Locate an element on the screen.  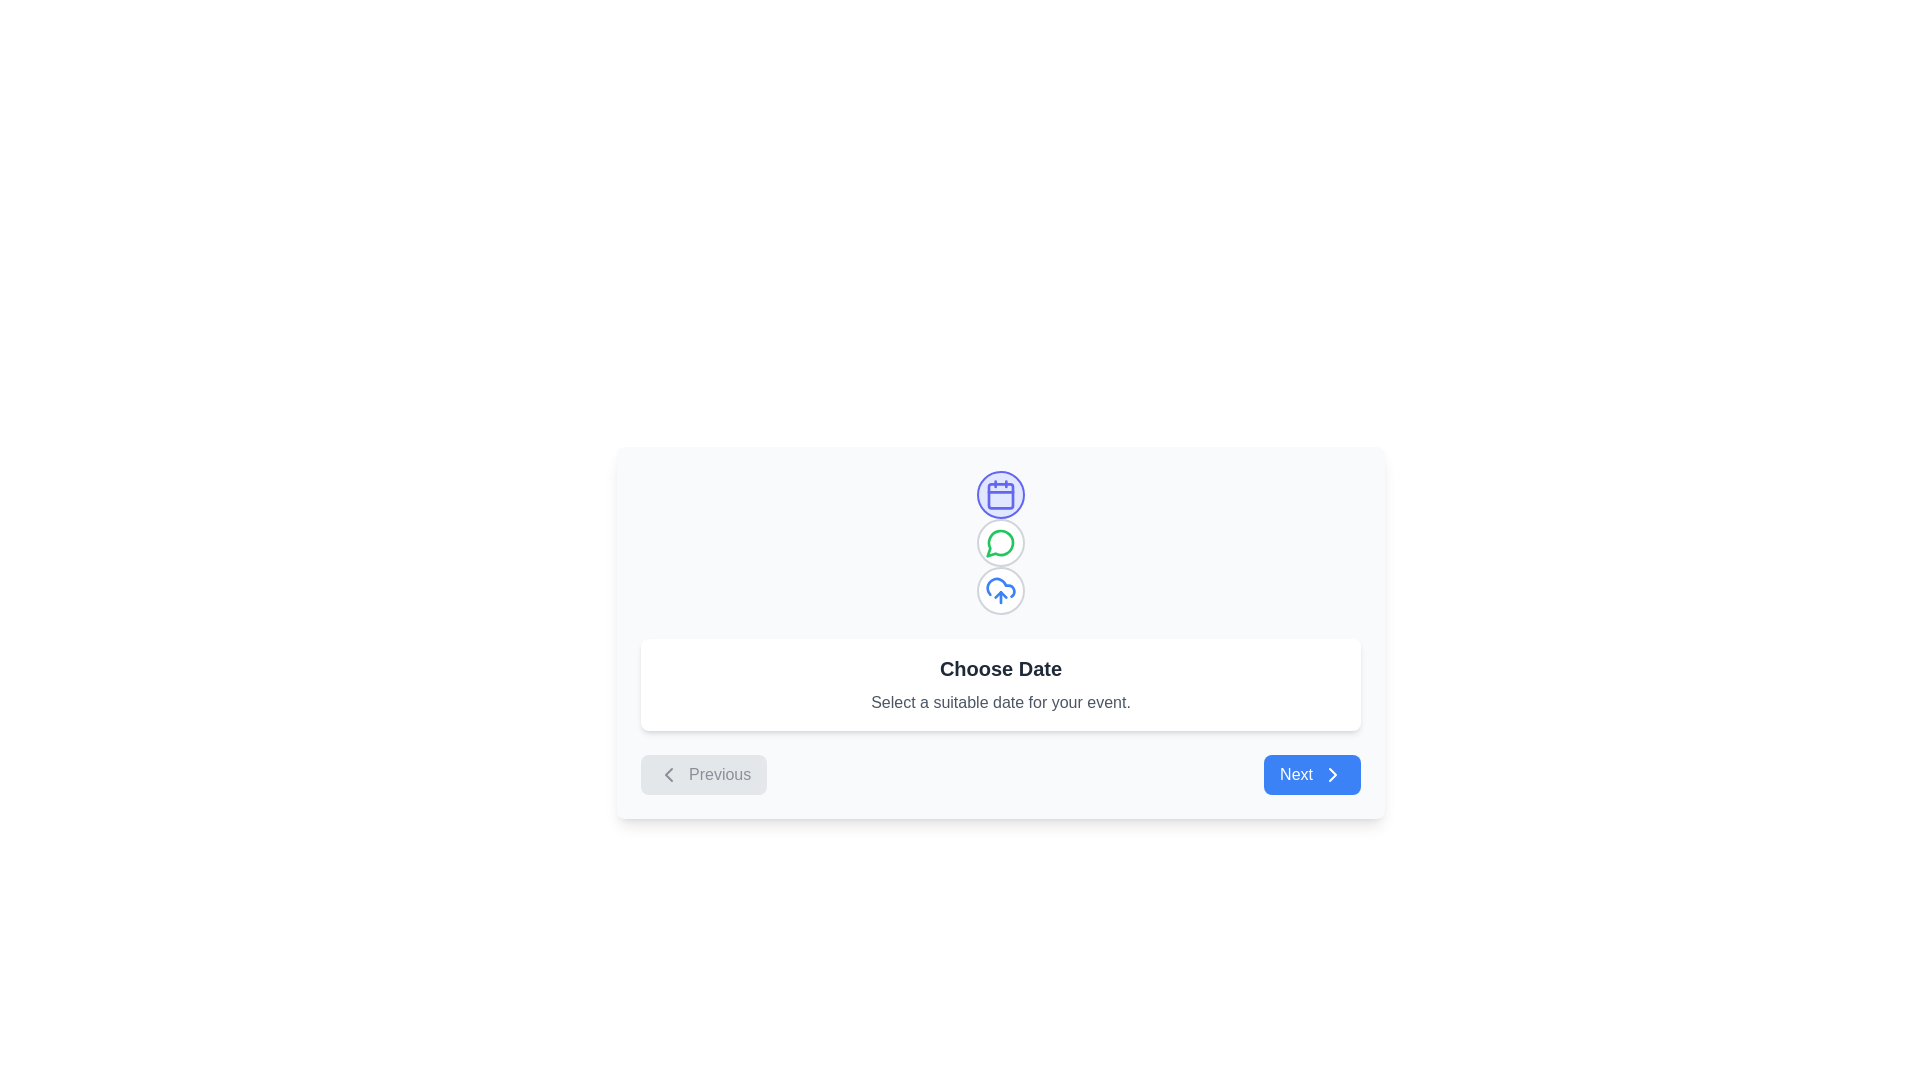
the messaging or communication icon, which is centrally located within a white, rounded, bordered circle is located at coordinates (1001, 543).